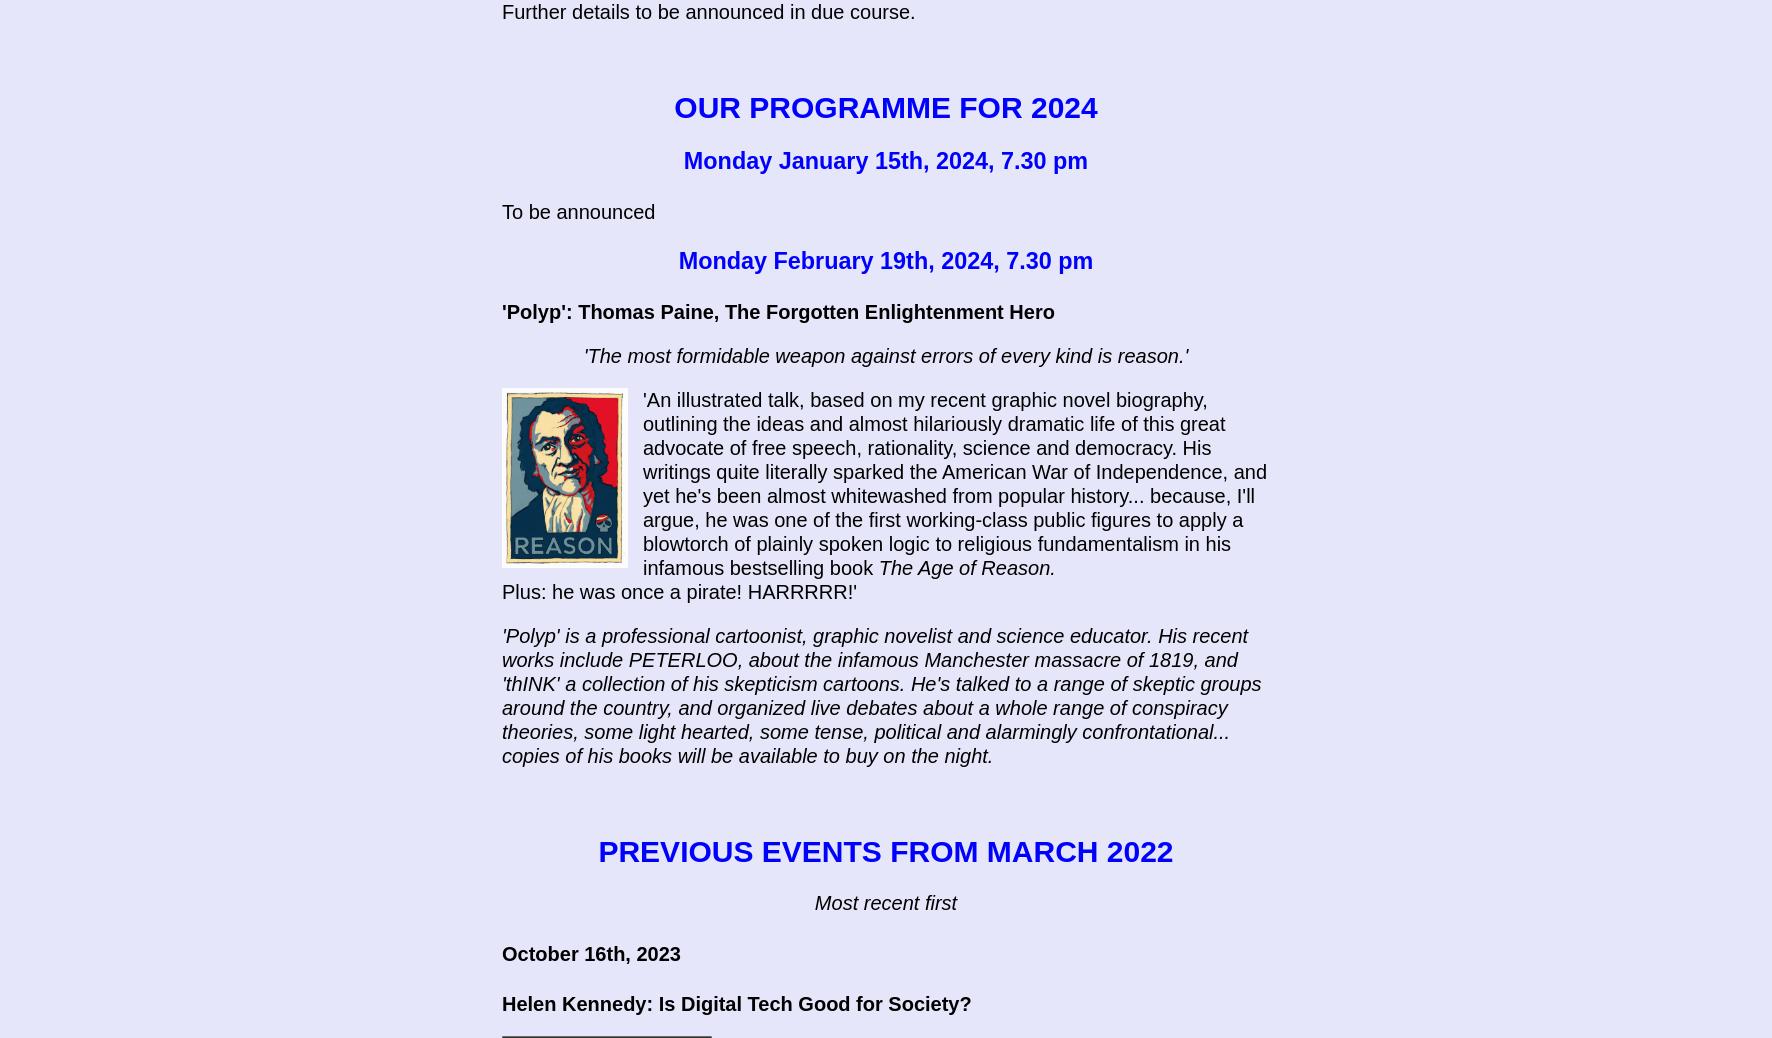 The height and width of the screenshot is (1038, 1772). What do you see at coordinates (885, 260) in the screenshot?
I see `'Monday February 19th, 2024, 7.30 pm'` at bounding box center [885, 260].